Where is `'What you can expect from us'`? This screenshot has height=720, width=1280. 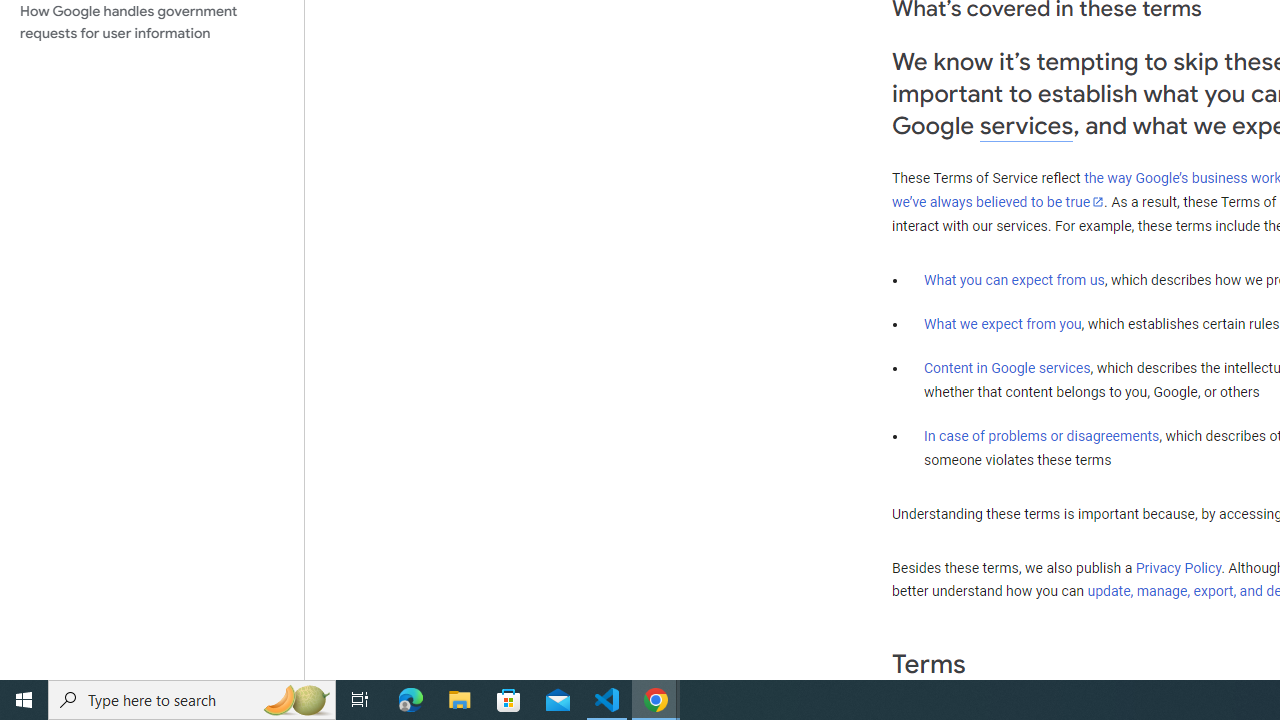
'What you can expect from us' is located at coordinates (1014, 279).